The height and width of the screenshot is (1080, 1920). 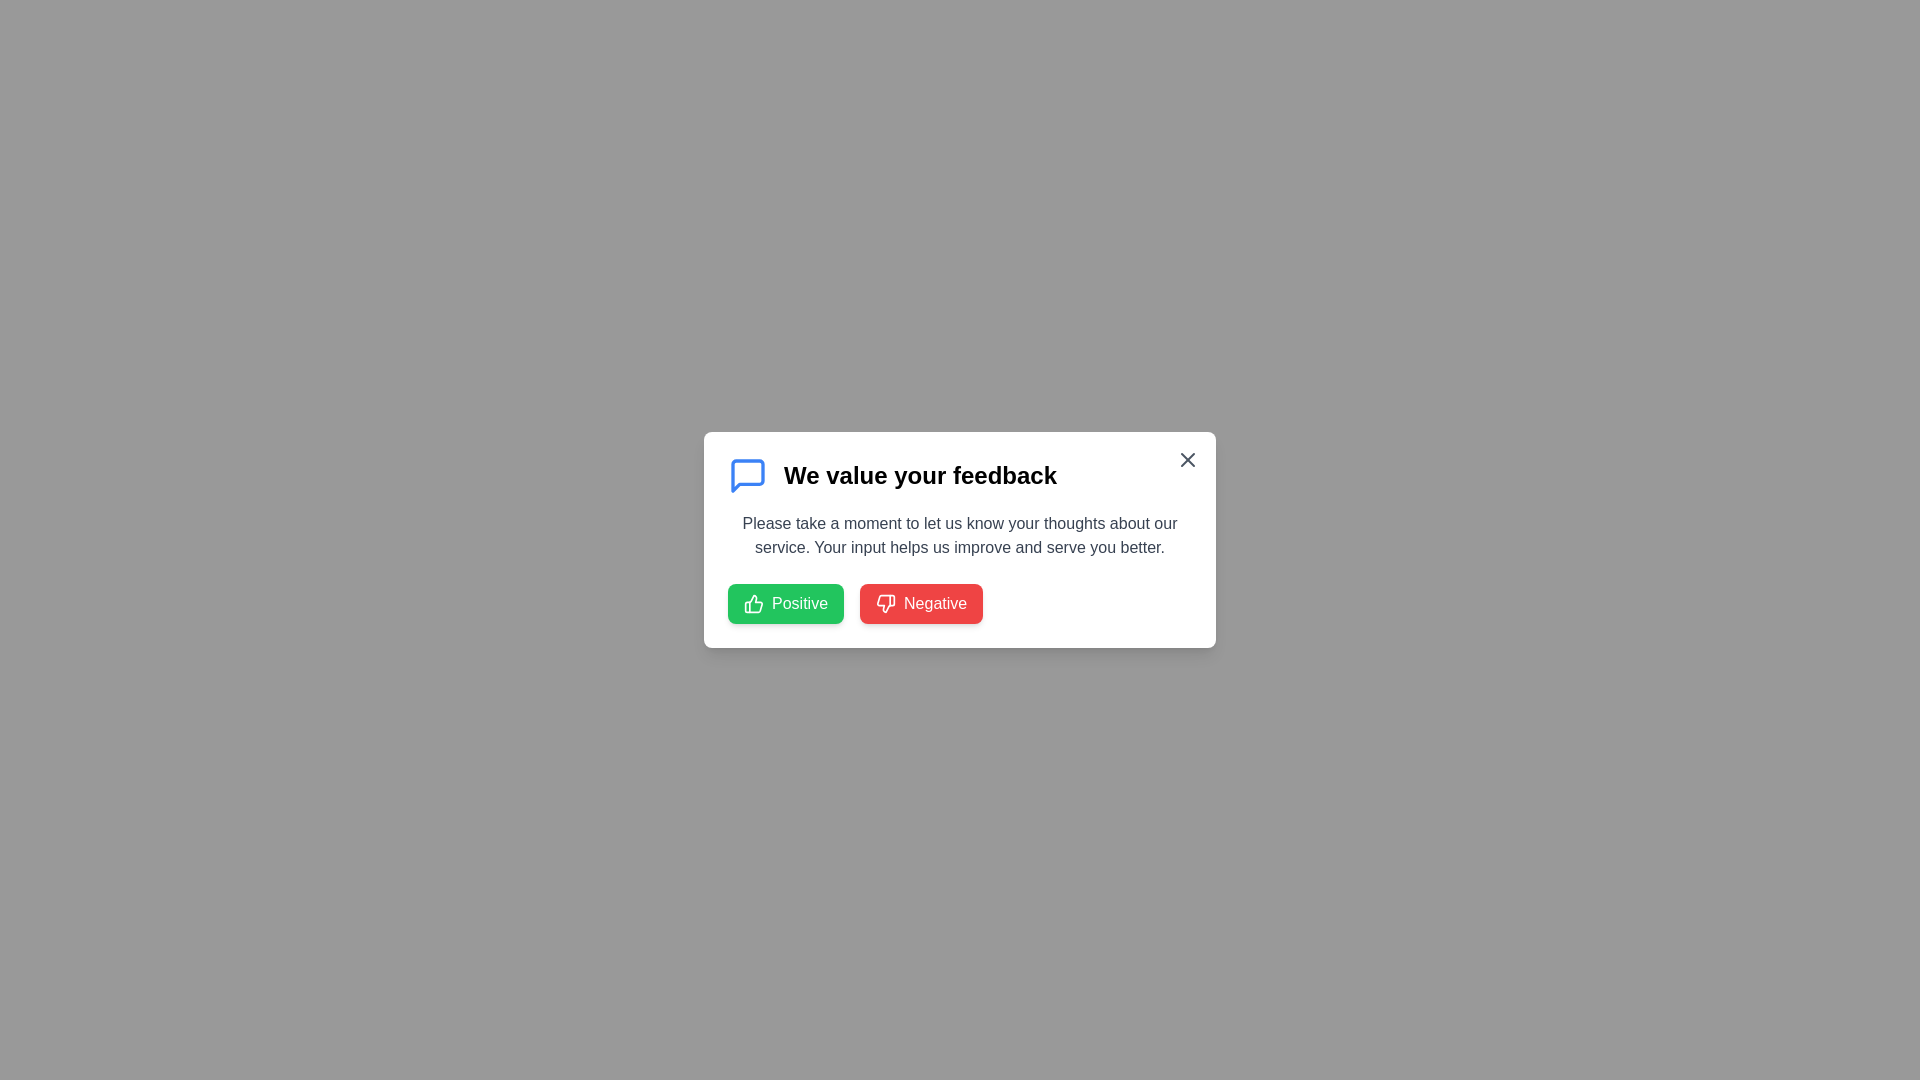 What do you see at coordinates (1188, 459) in the screenshot?
I see `close button to dismiss the dialog` at bounding box center [1188, 459].